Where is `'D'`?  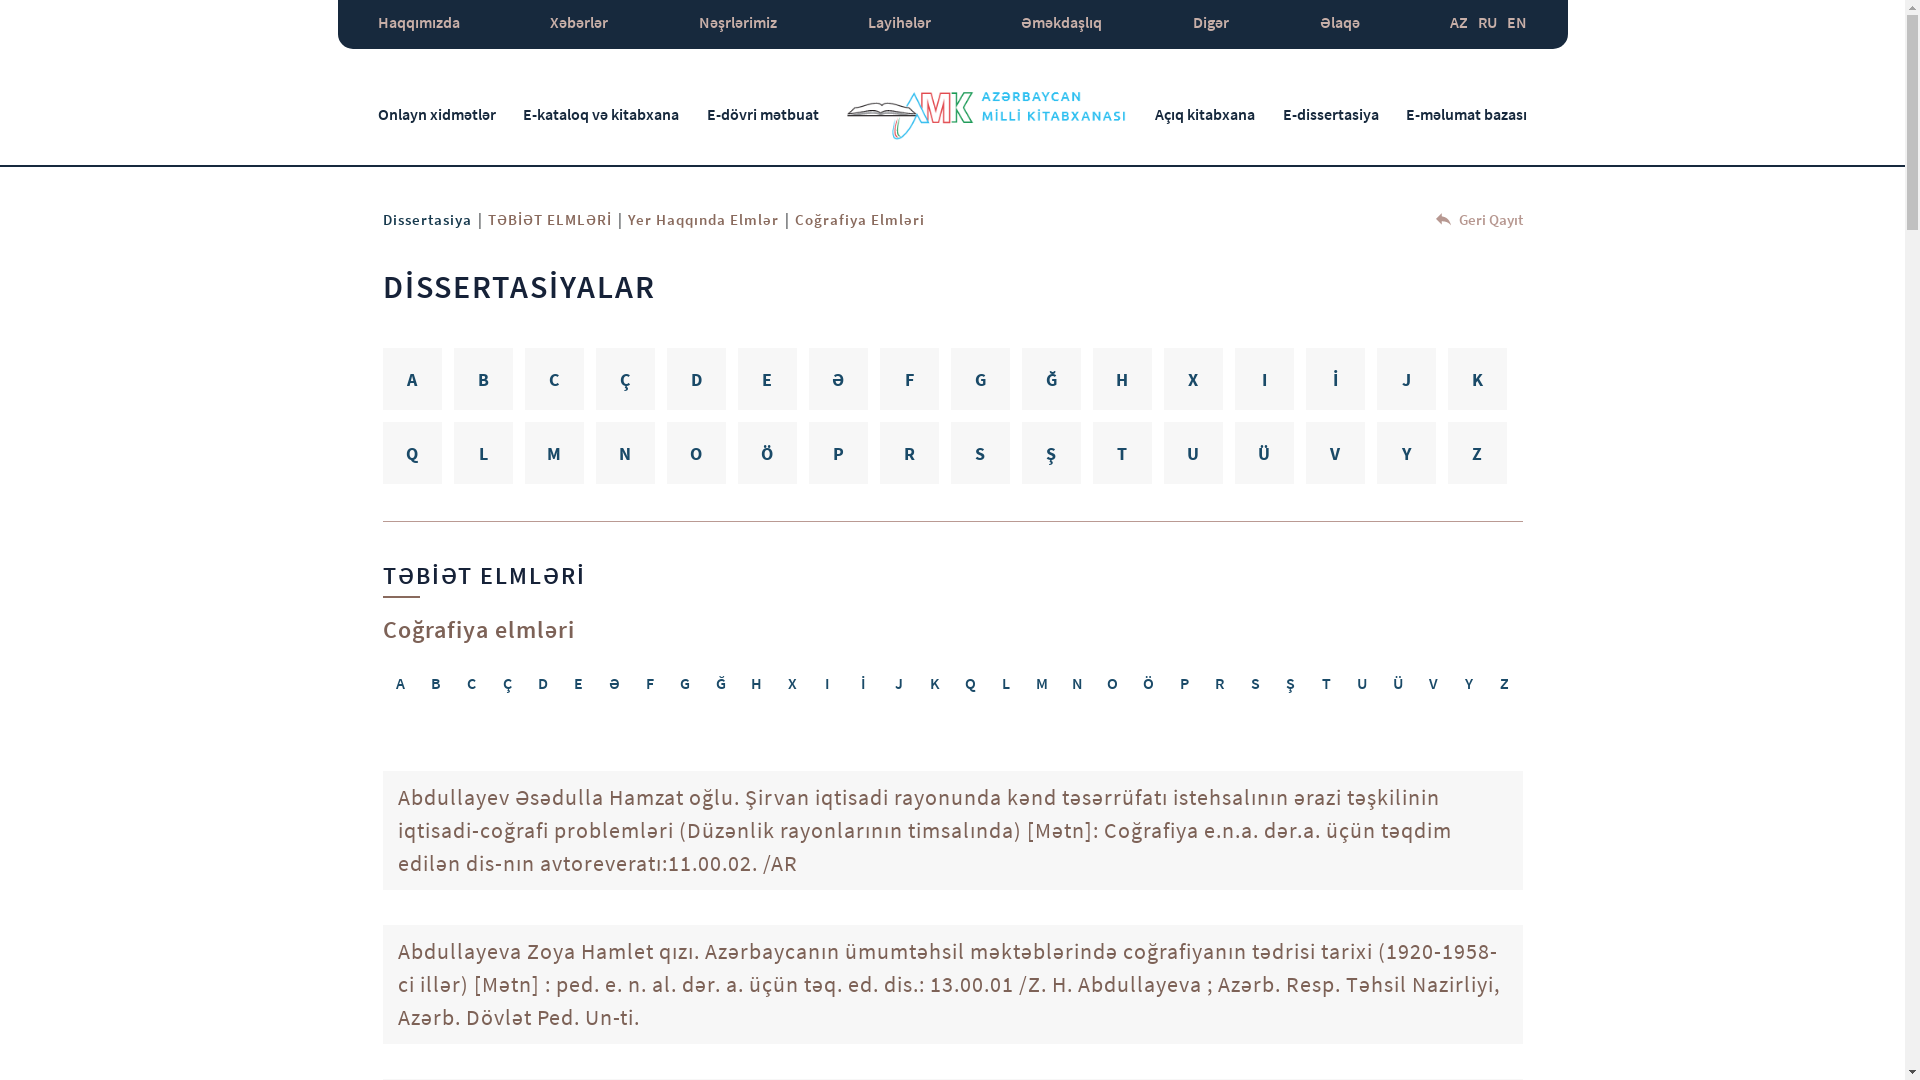 'D' is located at coordinates (695, 378).